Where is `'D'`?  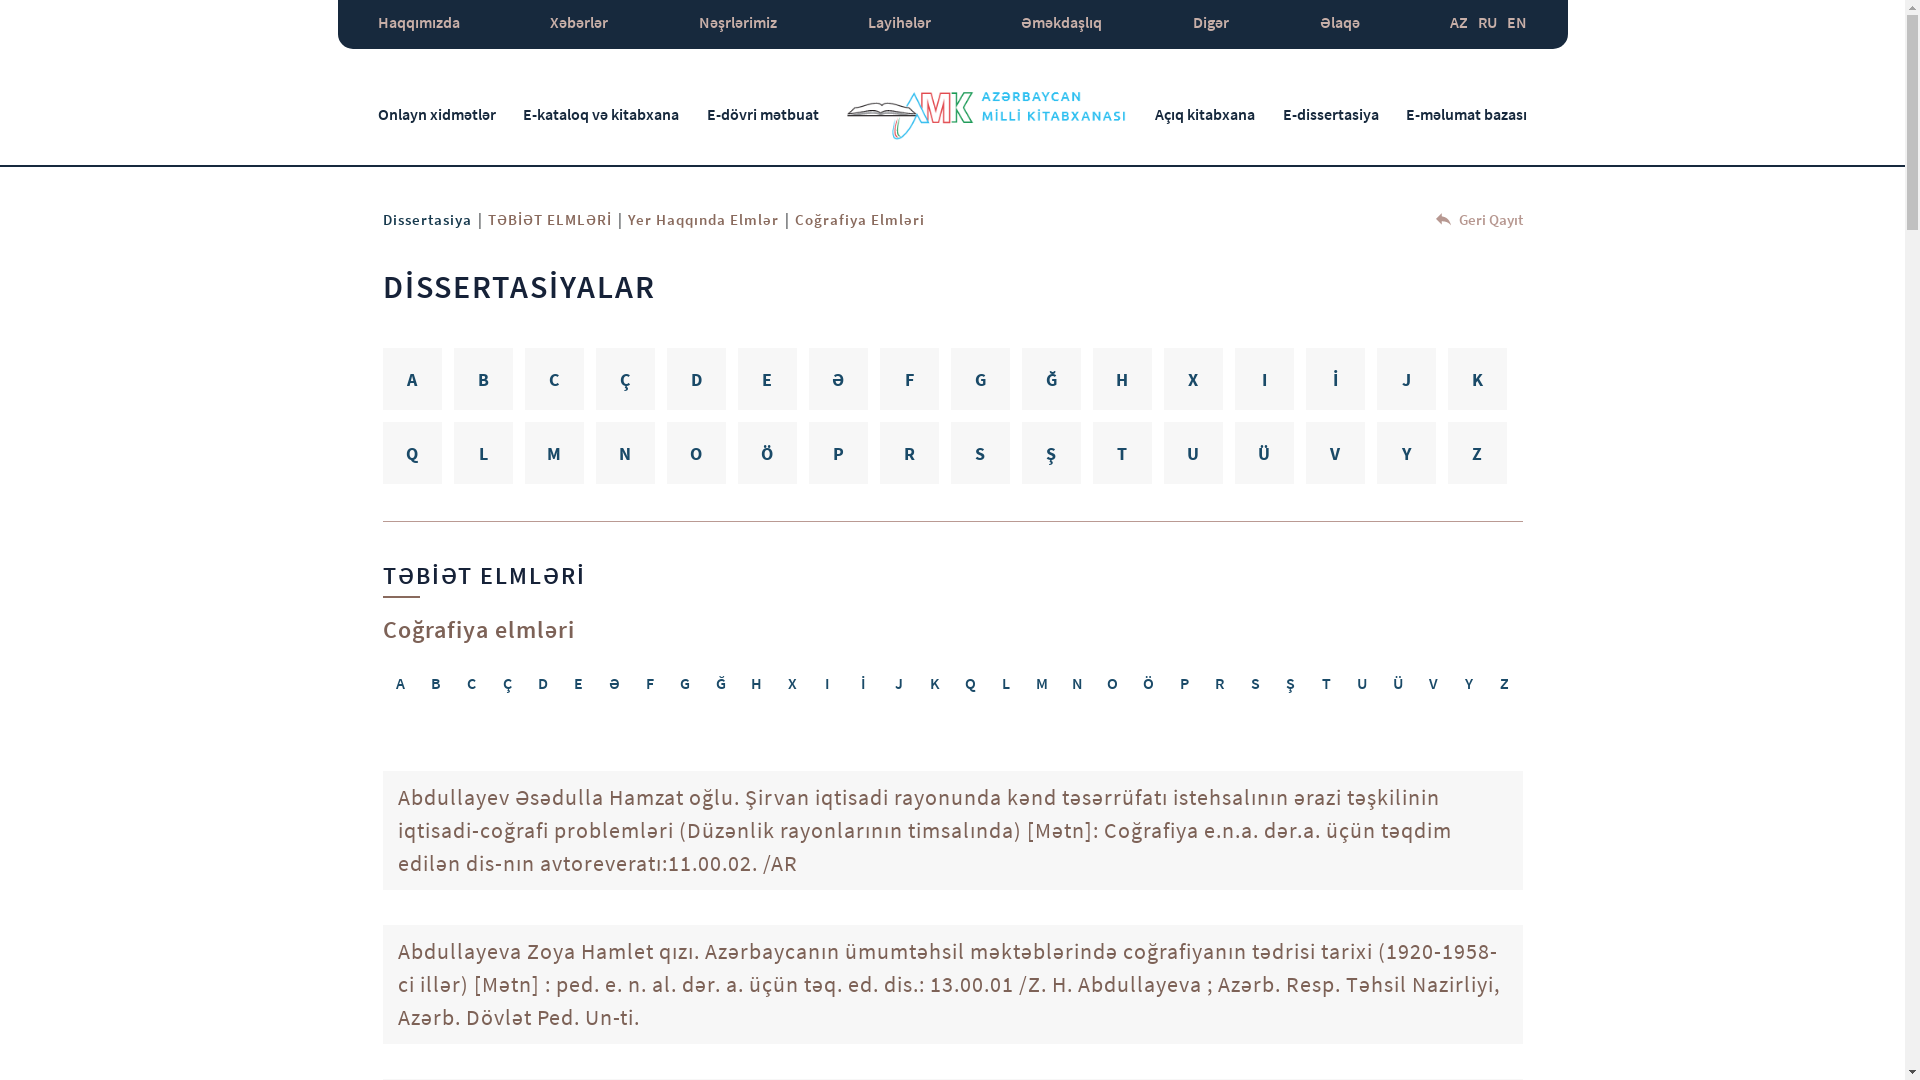 'D' is located at coordinates (695, 378).